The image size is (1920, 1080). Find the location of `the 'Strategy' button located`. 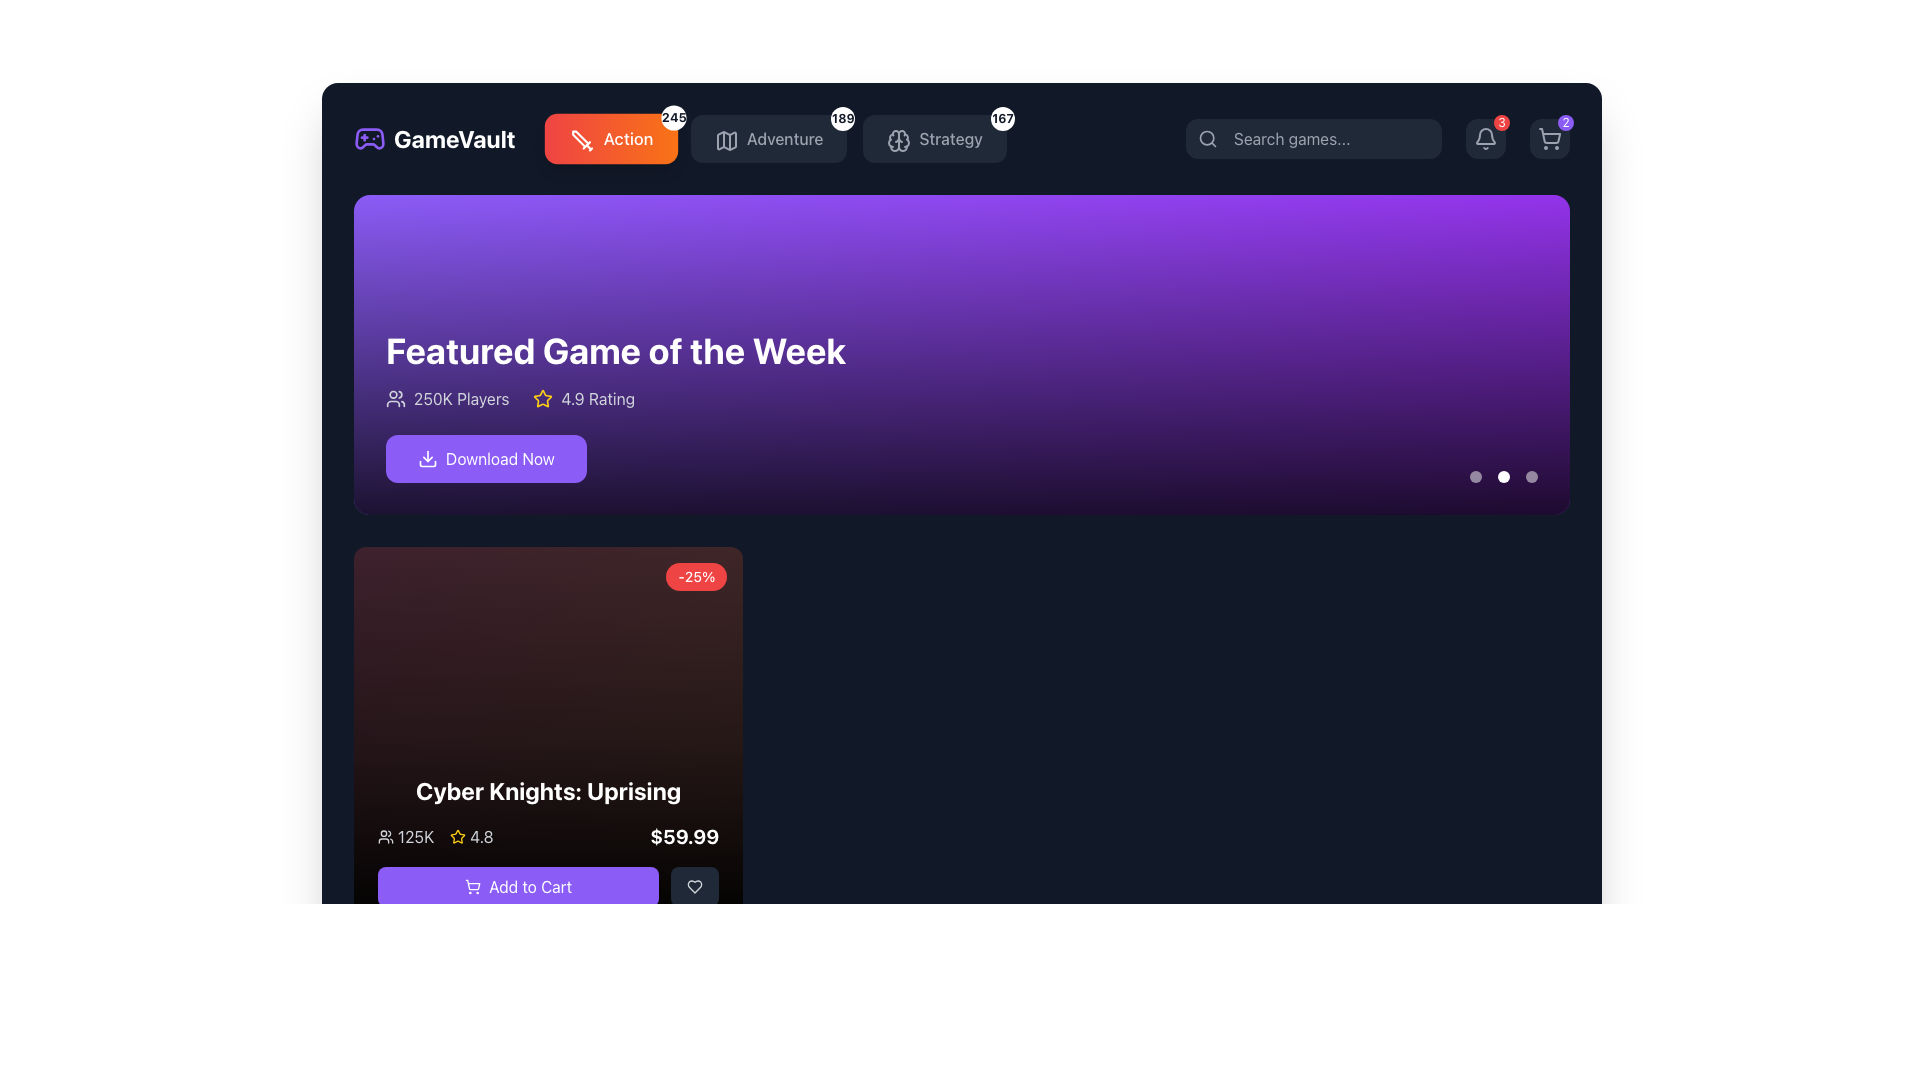

the 'Strategy' button located is located at coordinates (934, 137).